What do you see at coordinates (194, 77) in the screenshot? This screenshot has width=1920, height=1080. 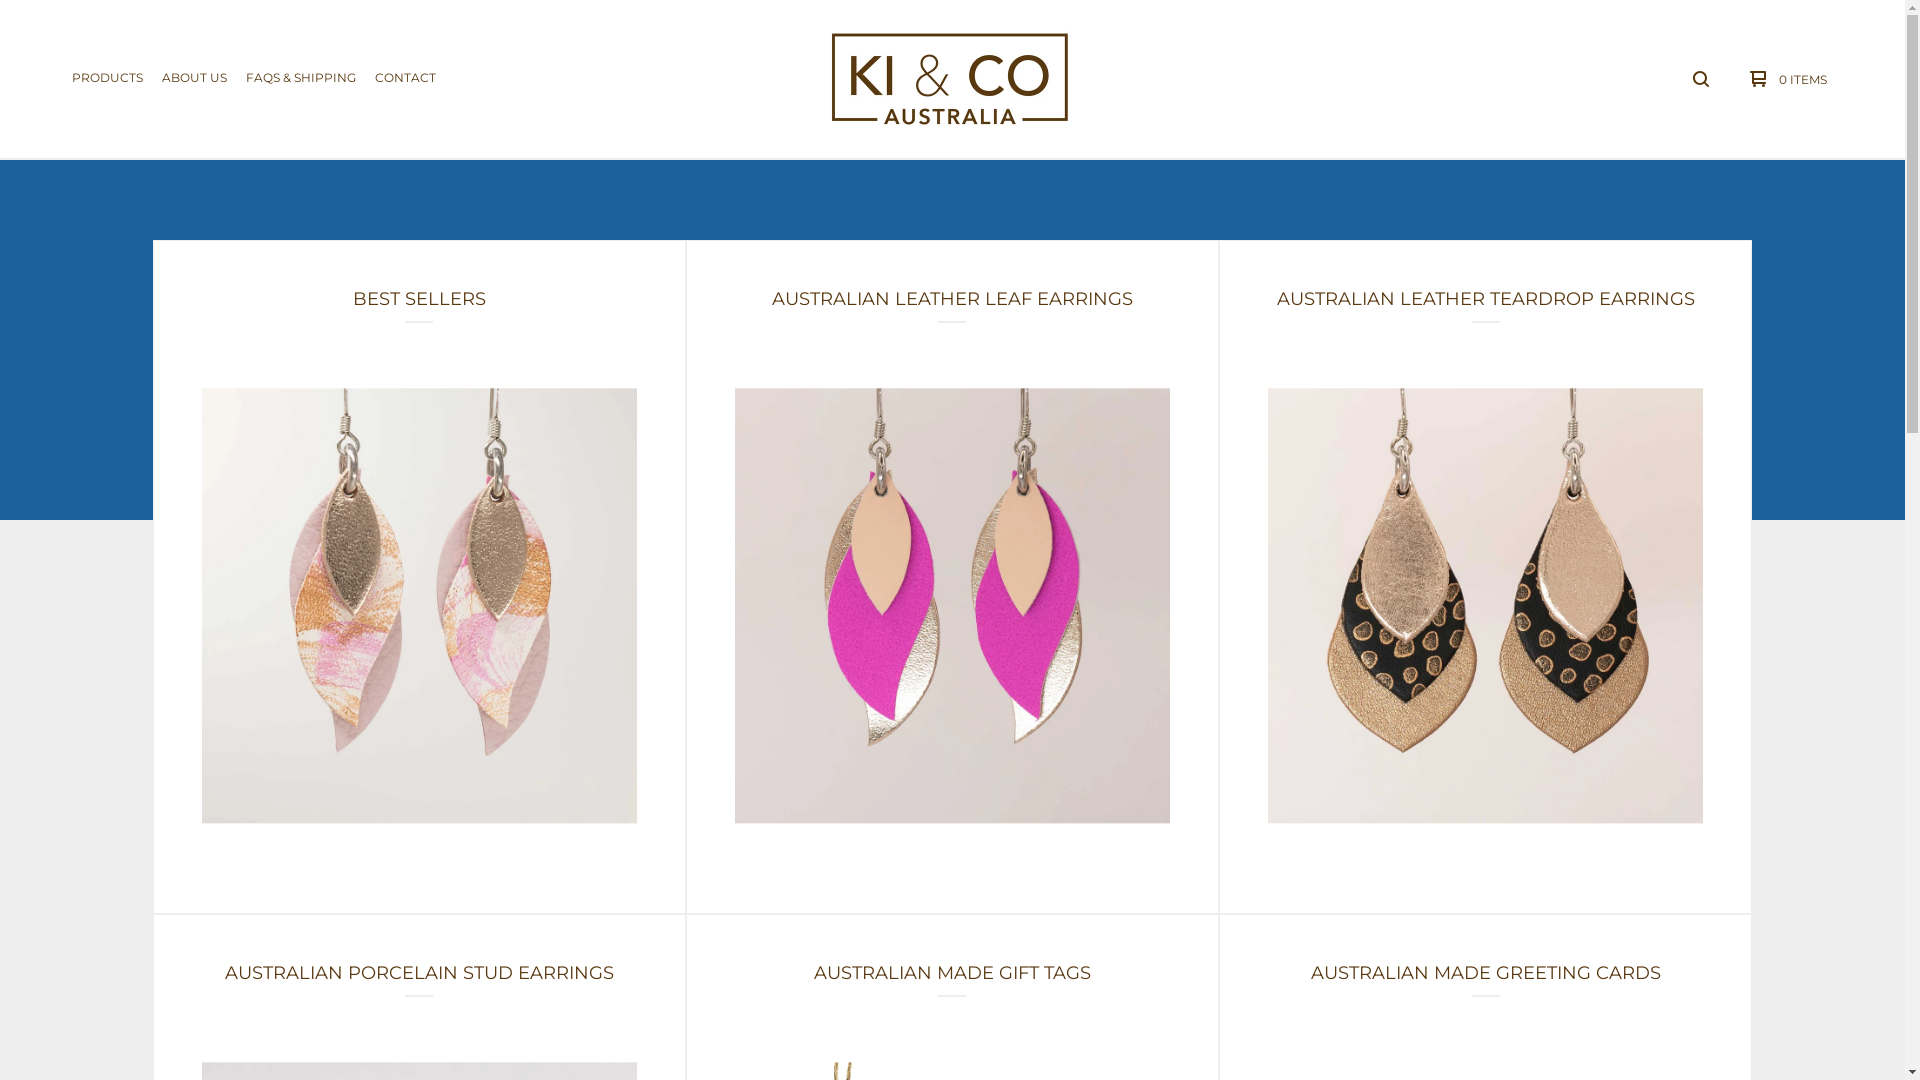 I see `'ABOUT US'` at bounding box center [194, 77].